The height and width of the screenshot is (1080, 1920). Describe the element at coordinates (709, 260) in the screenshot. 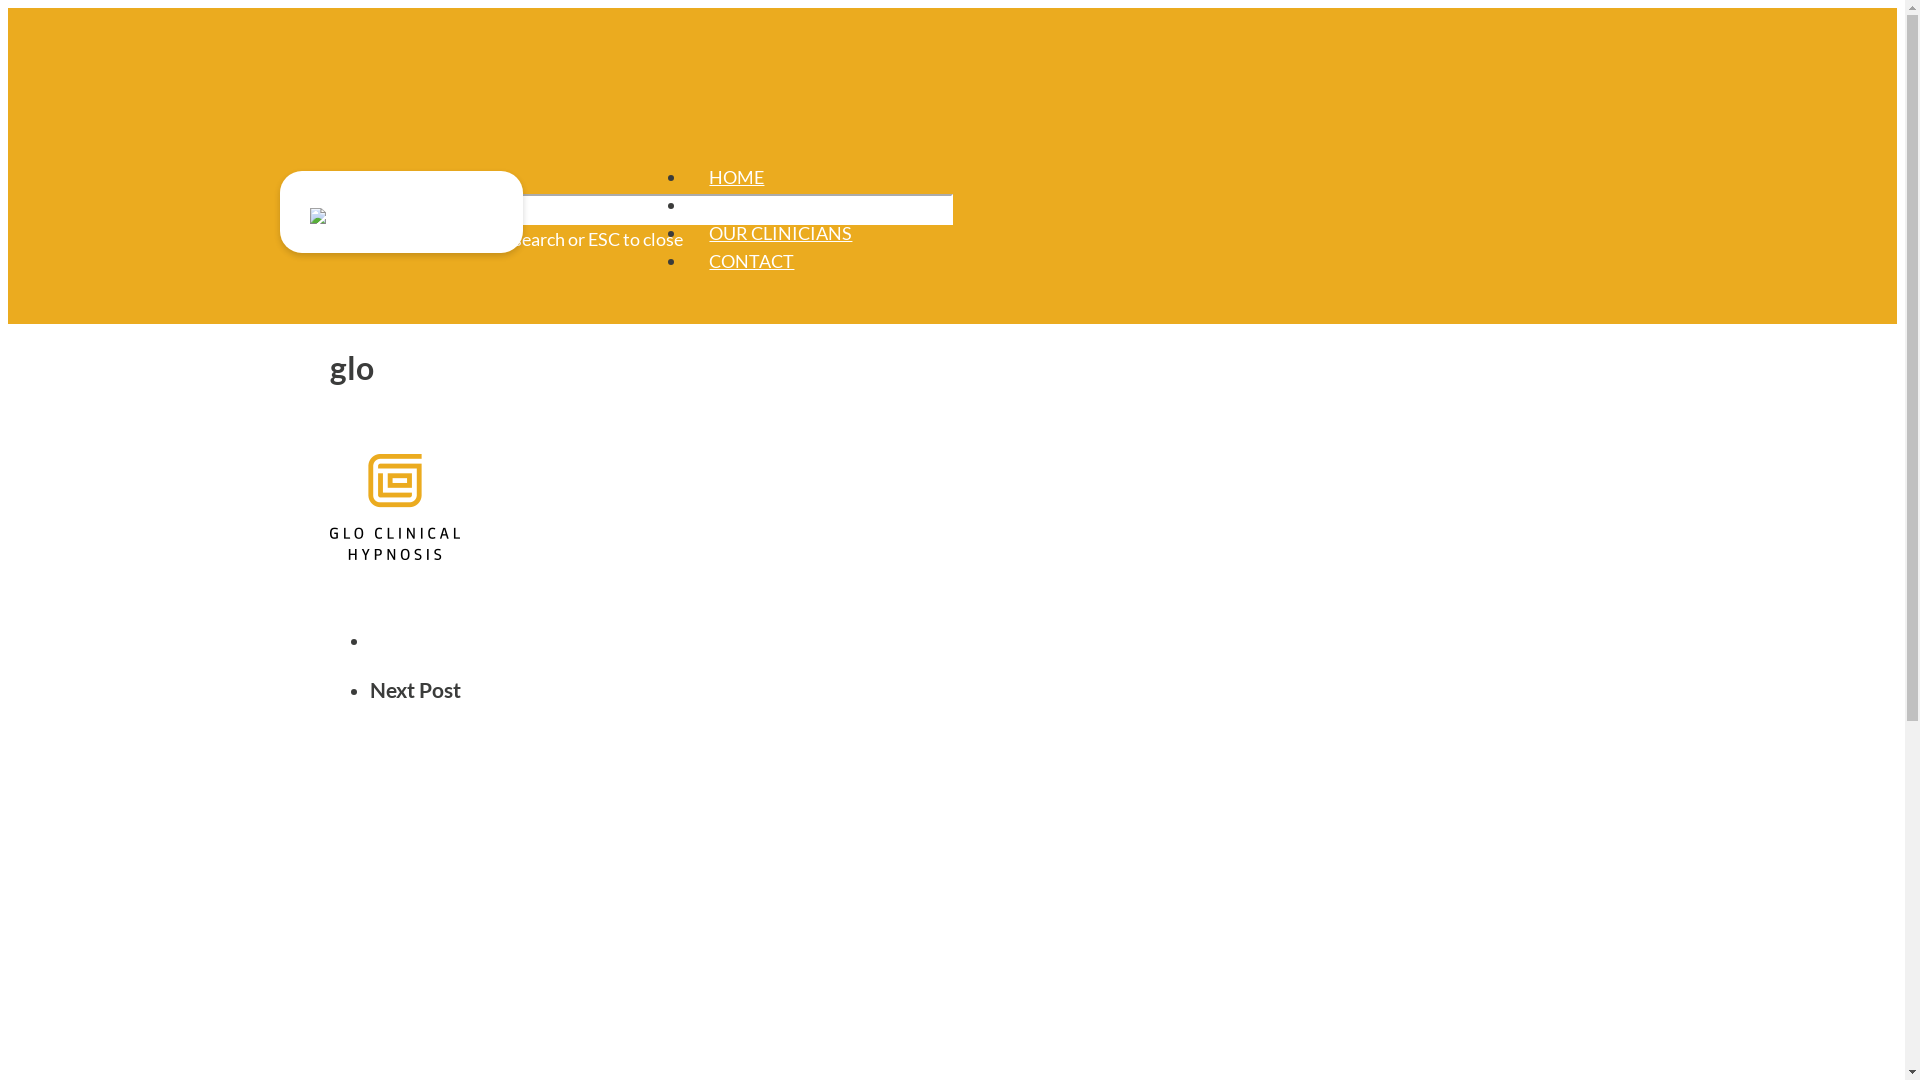

I see `'CONTACT'` at that location.